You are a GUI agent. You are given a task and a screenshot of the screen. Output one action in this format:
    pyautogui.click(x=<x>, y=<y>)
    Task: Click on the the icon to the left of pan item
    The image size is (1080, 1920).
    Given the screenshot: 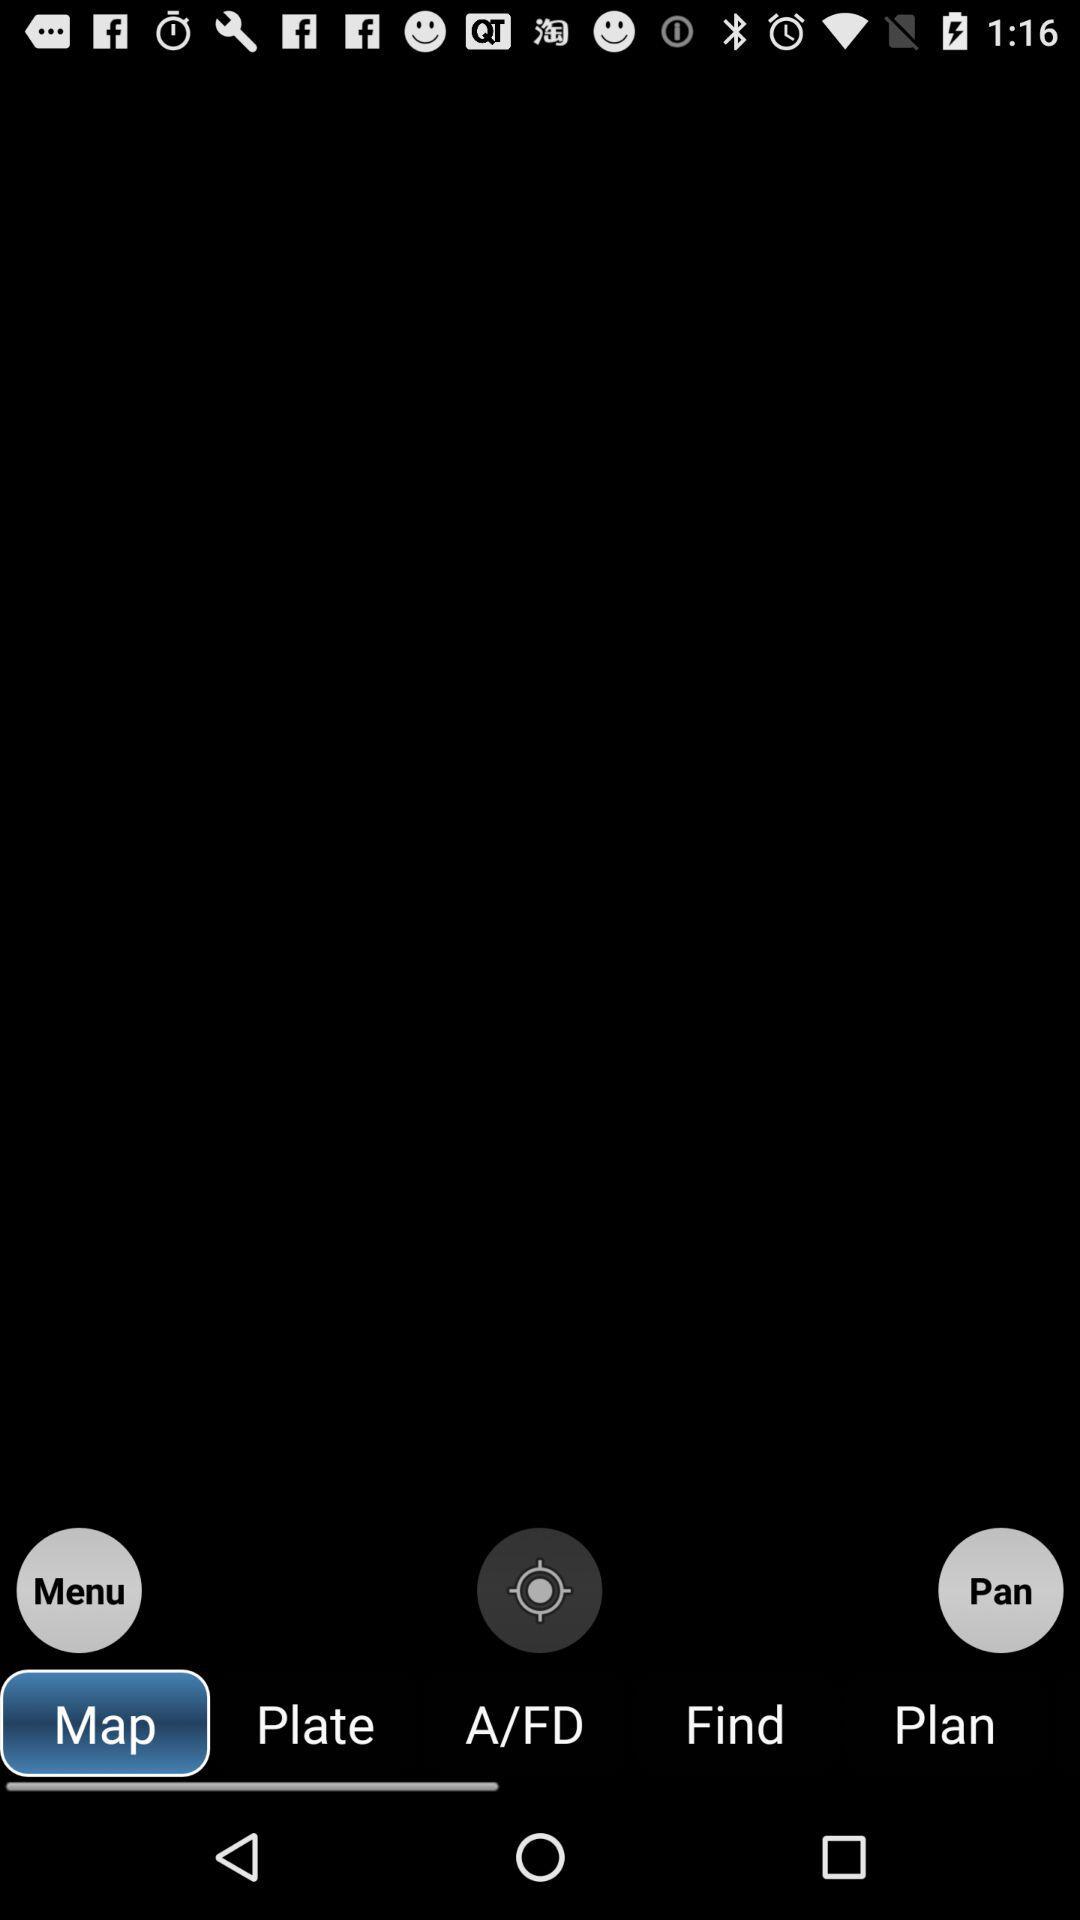 What is the action you would take?
    pyautogui.click(x=538, y=1589)
    